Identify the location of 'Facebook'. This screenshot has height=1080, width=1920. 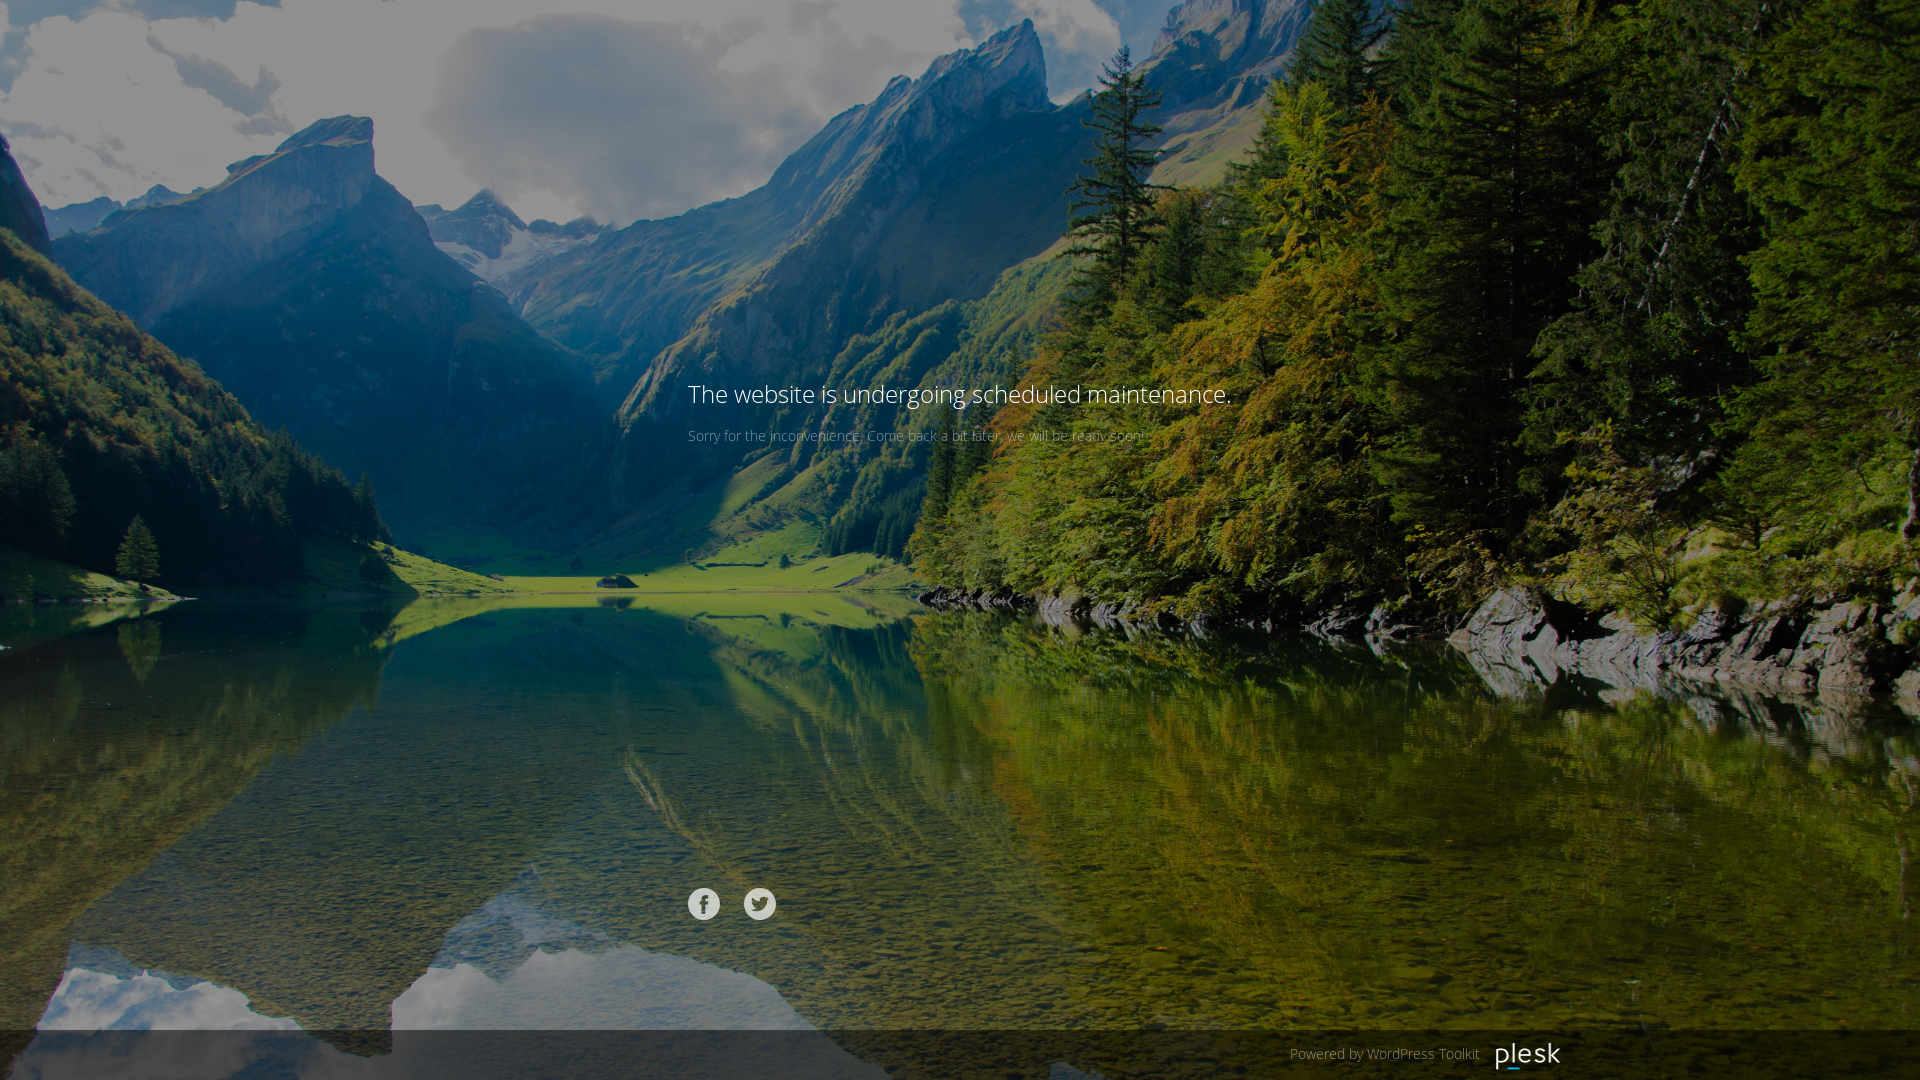
(704, 903).